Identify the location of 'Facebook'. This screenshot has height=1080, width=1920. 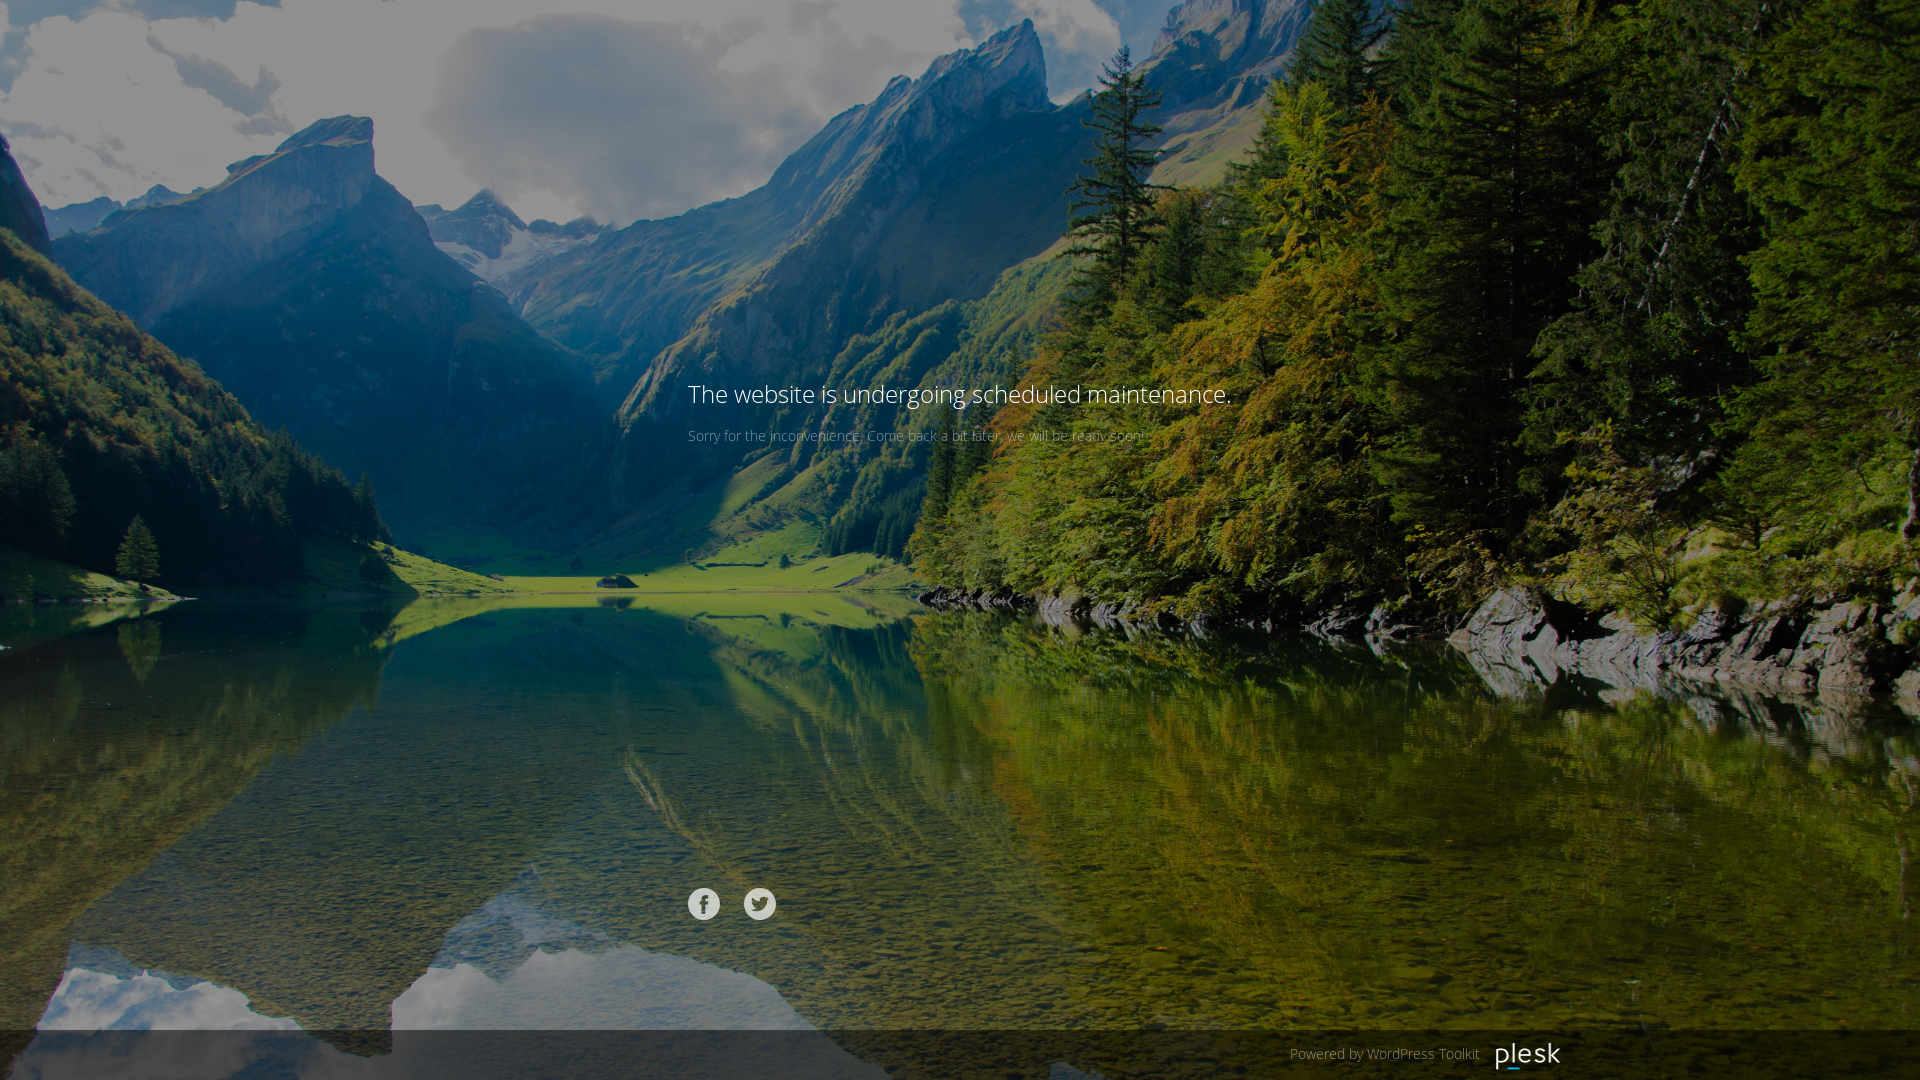
(704, 903).